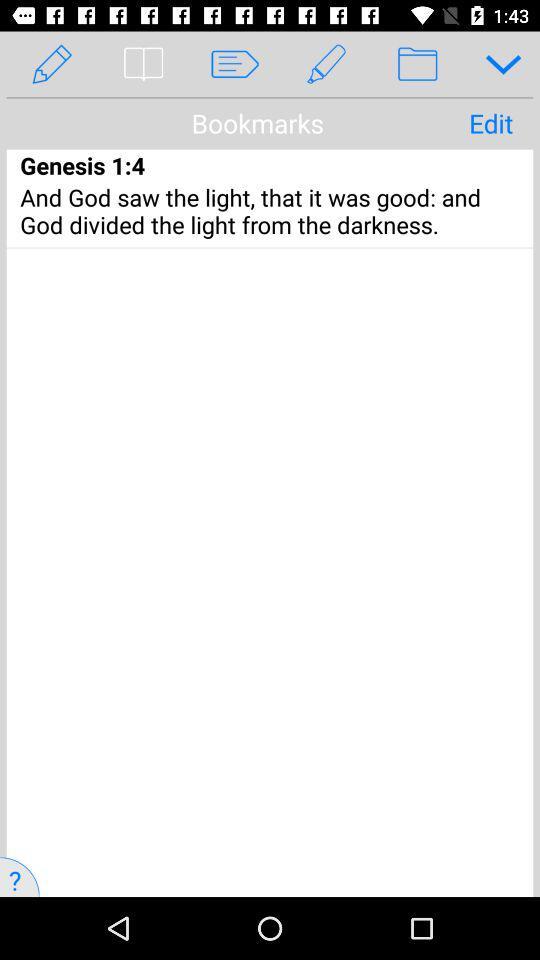  I want to click on the edit icon, so click(326, 64).